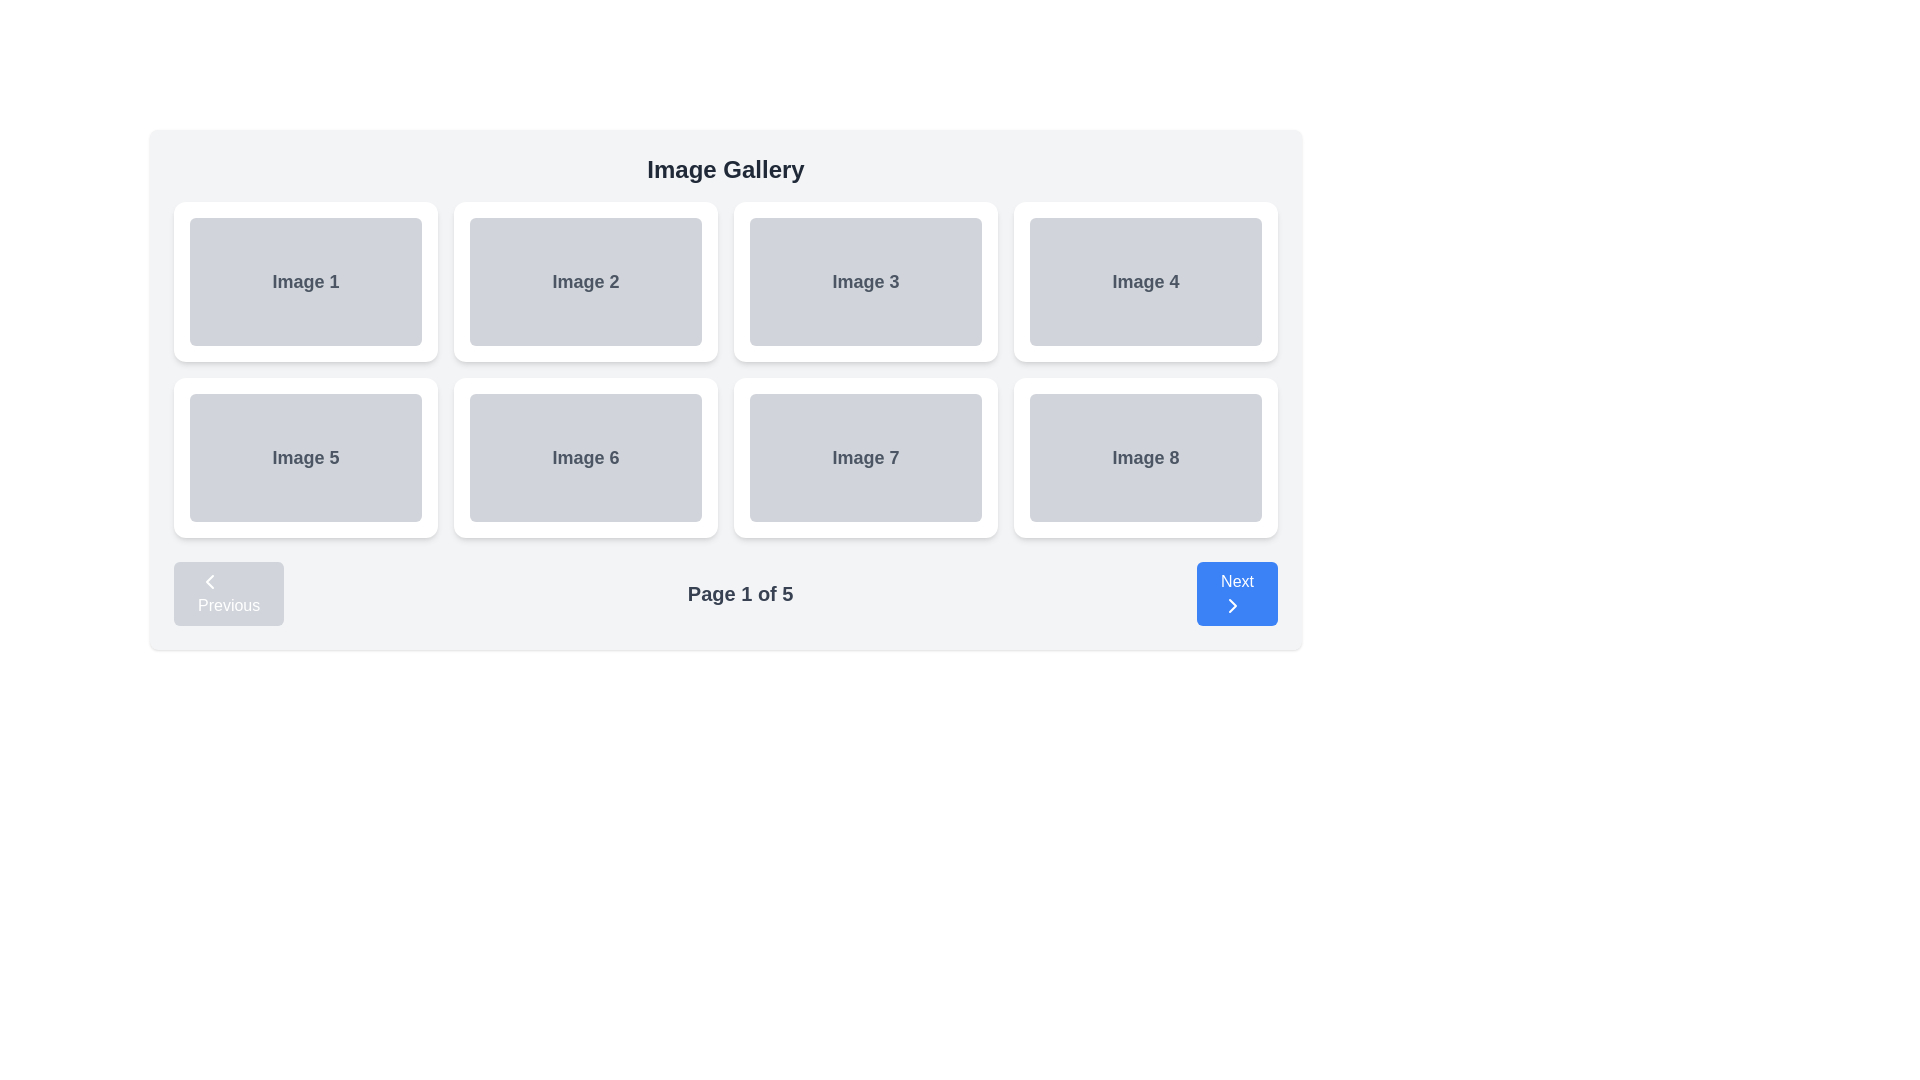 The image size is (1920, 1080). Describe the element at coordinates (584, 458) in the screenshot. I see `the text label indicating 'Image 6', which serves as a descriptive label for the associated image placeholder located in the second row, second column of the grid layout` at that location.